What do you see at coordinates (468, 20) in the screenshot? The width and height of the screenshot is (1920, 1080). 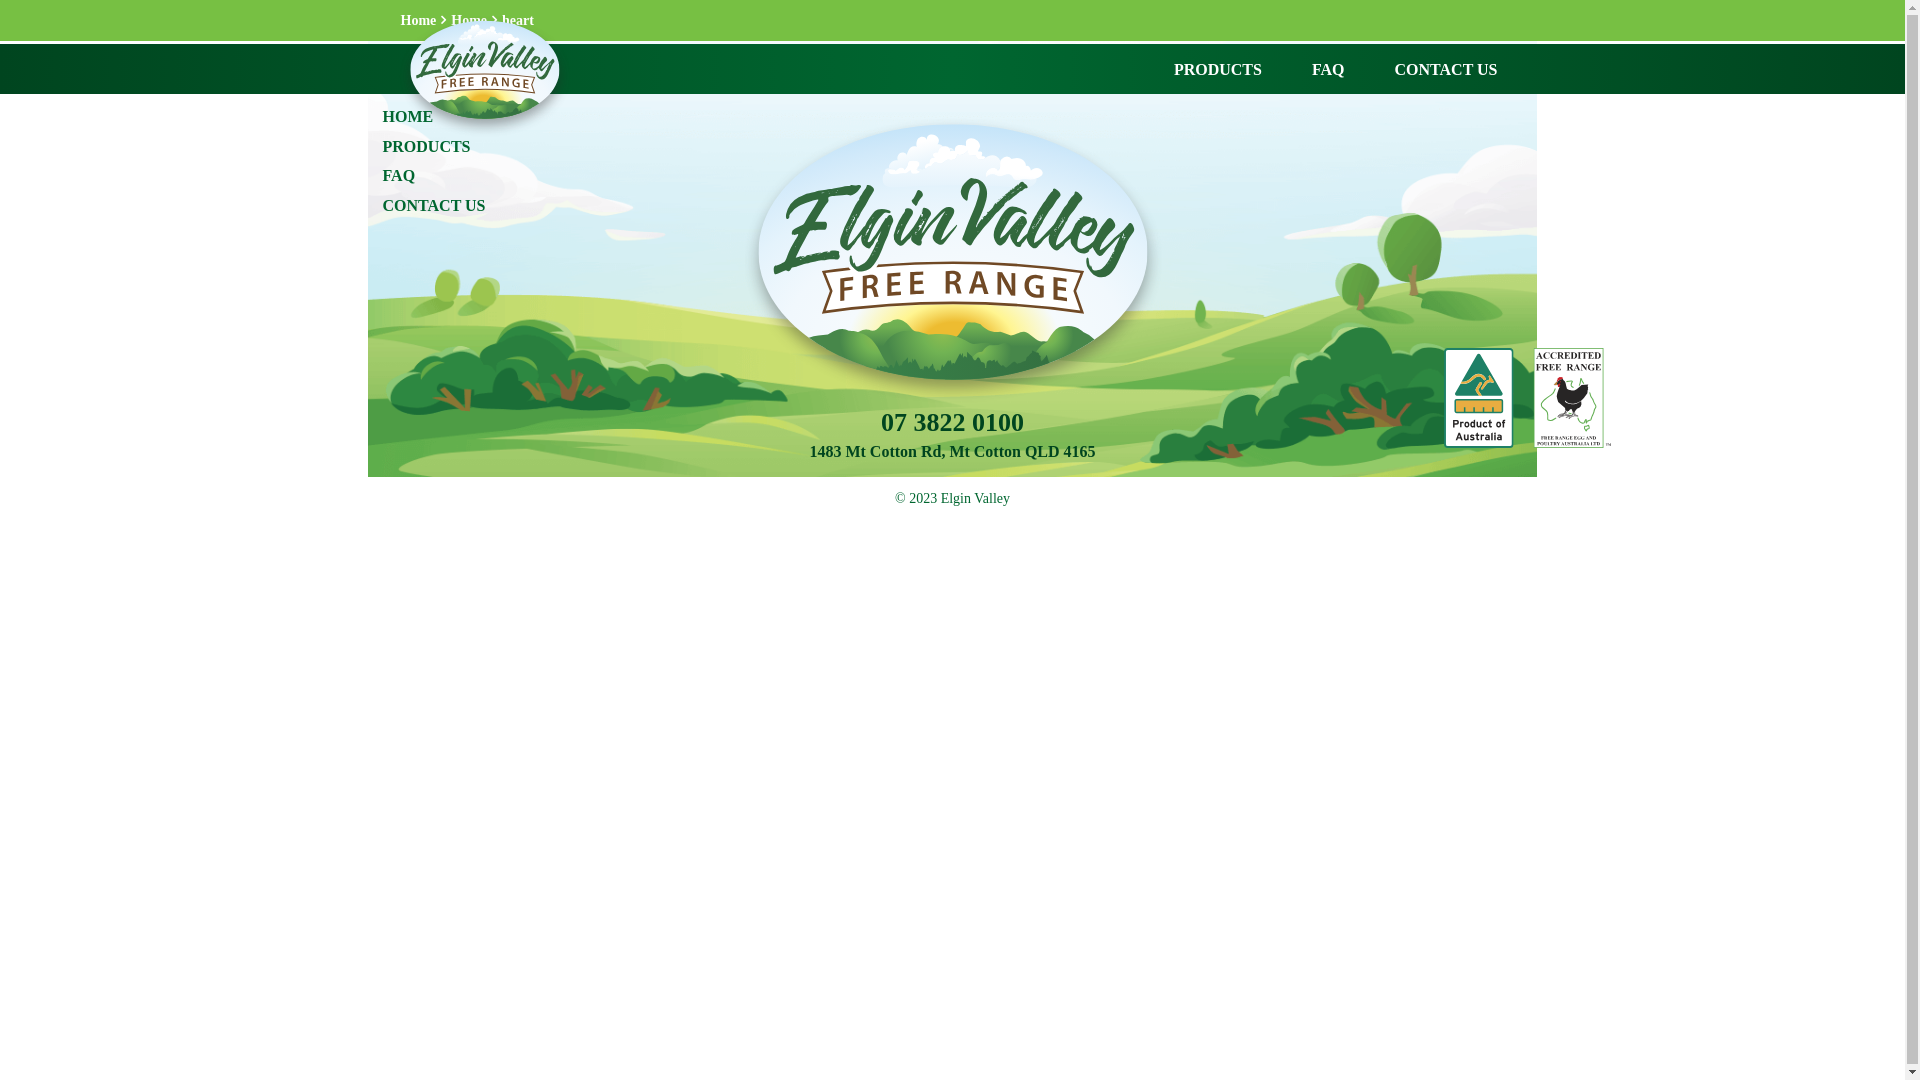 I see `'Home'` at bounding box center [468, 20].